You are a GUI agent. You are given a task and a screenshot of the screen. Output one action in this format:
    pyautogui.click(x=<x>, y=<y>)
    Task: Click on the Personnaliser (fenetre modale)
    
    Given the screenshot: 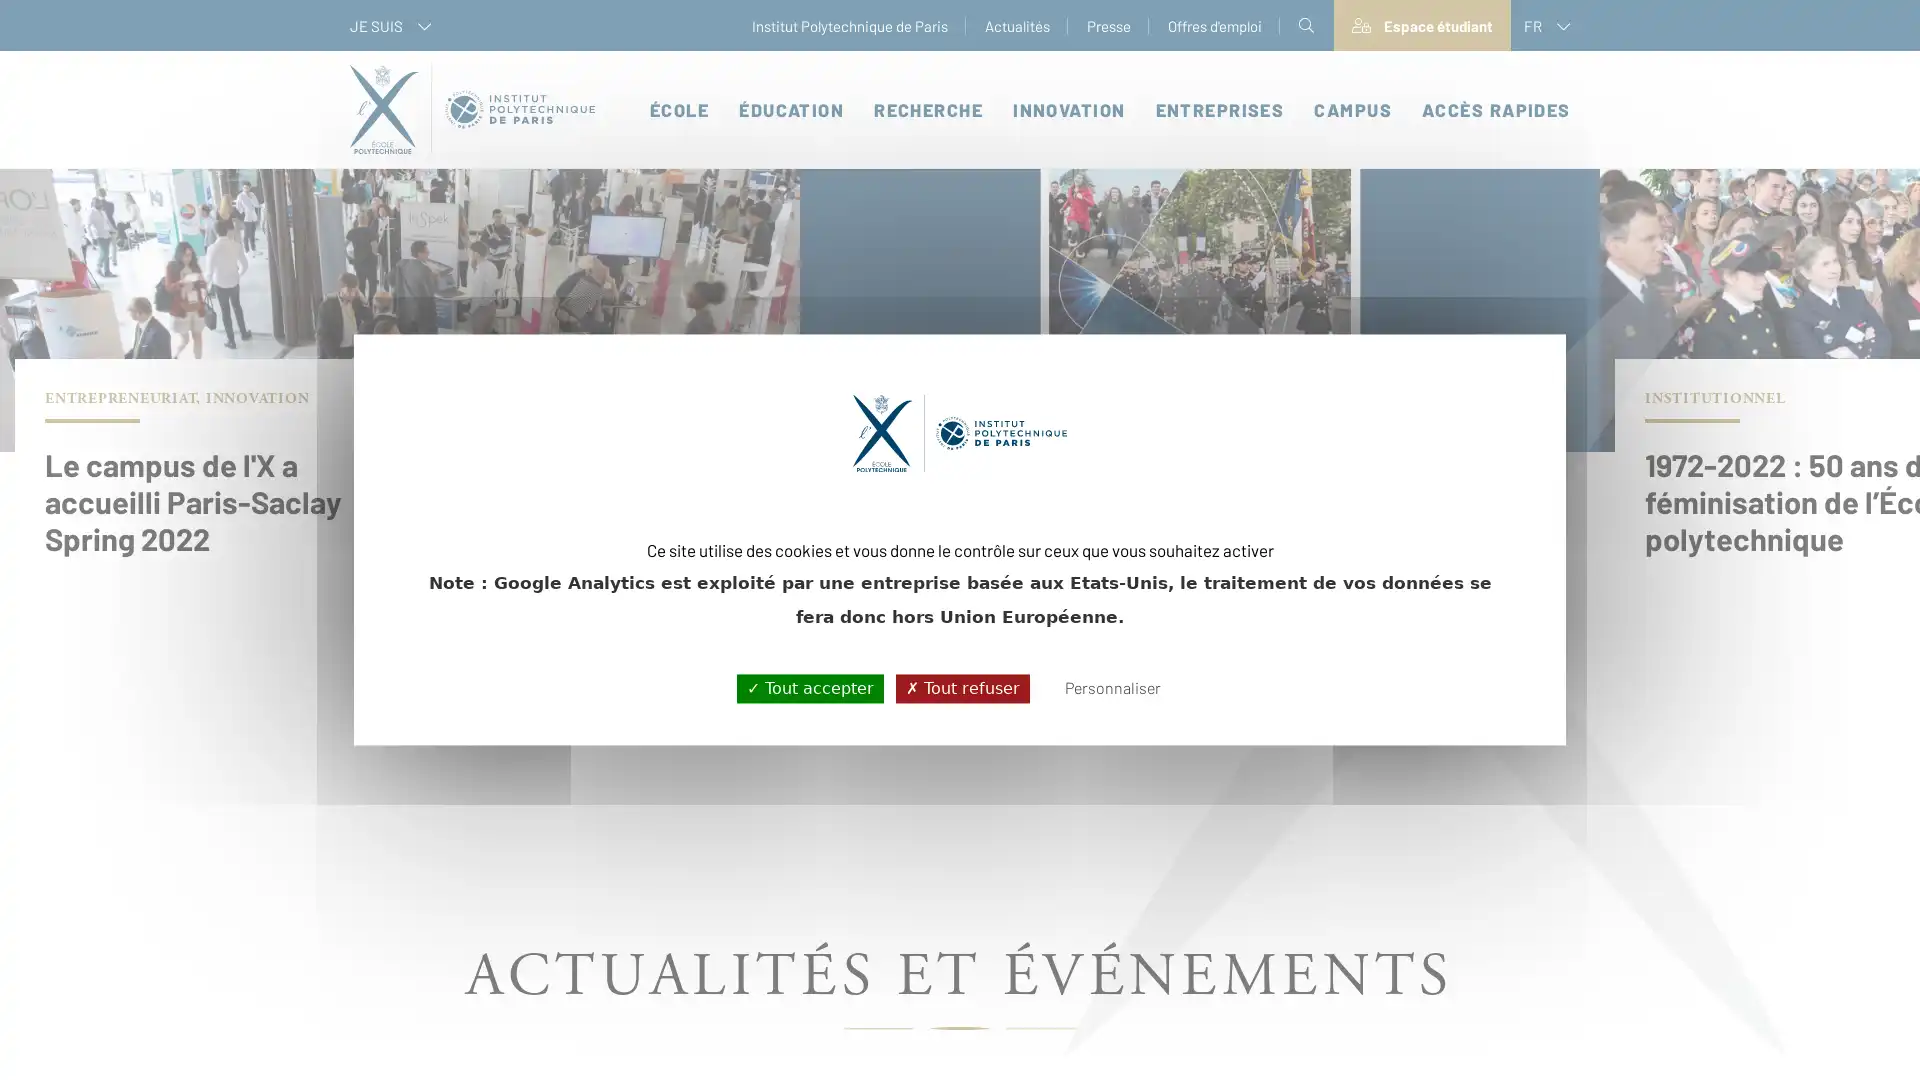 What is the action you would take?
    pyautogui.click(x=1111, y=688)
    